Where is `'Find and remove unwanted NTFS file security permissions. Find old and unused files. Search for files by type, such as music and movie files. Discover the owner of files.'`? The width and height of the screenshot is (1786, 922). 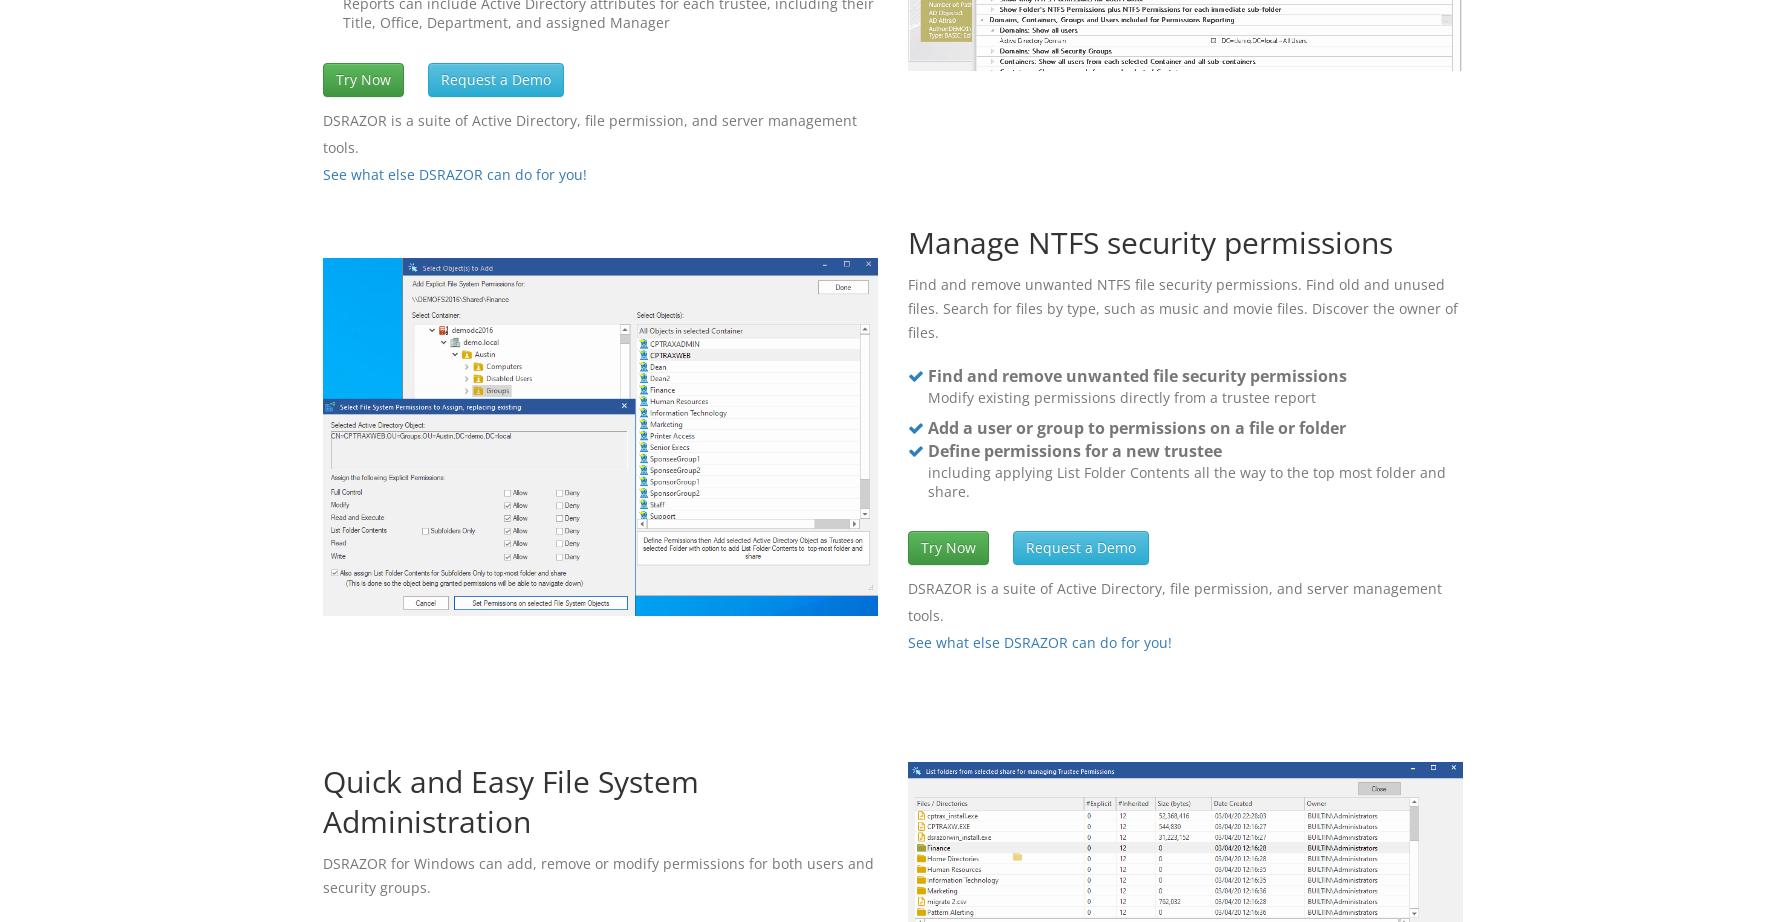
'Find and remove unwanted NTFS file security permissions. Find old and unused files. Search for files by type, such as music and movie files. Discover the owner of files.' is located at coordinates (1182, 306).